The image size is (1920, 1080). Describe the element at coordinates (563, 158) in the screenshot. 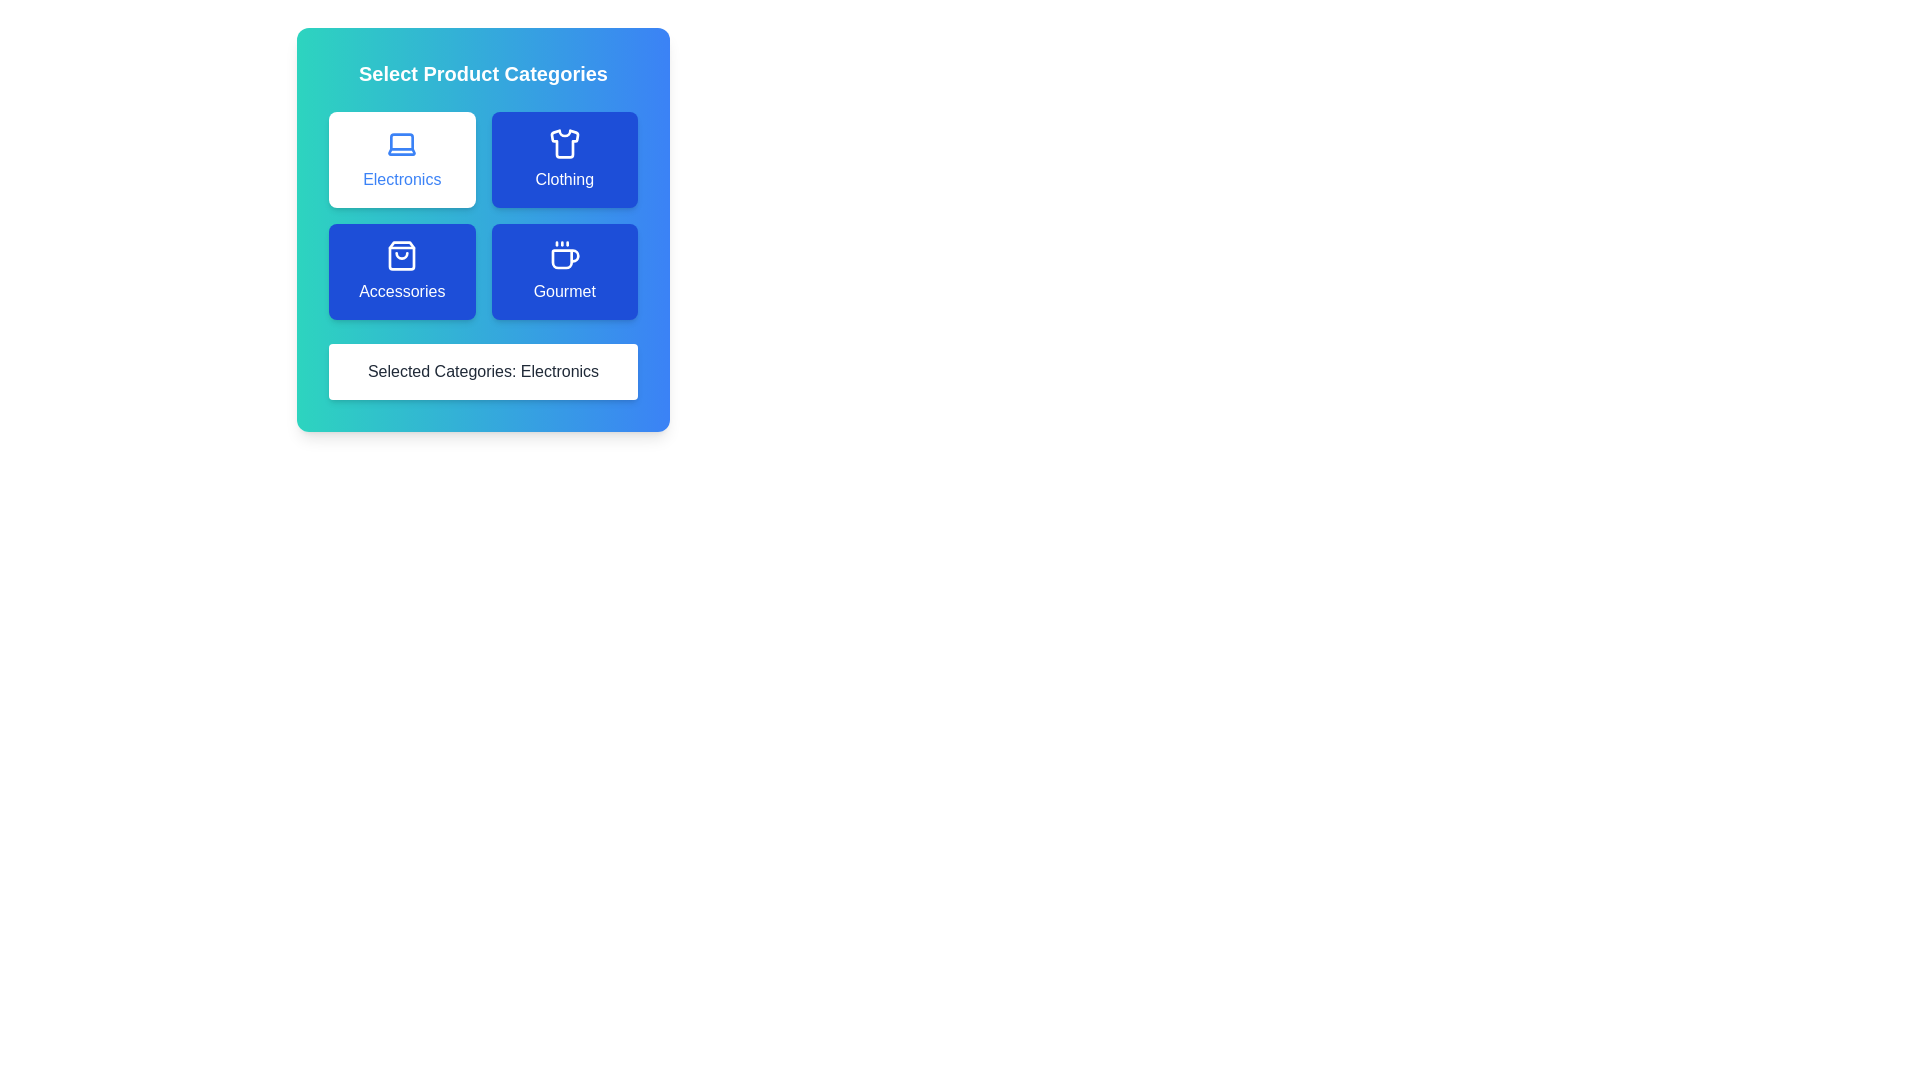

I see `the category Clothing by clicking its button` at that location.